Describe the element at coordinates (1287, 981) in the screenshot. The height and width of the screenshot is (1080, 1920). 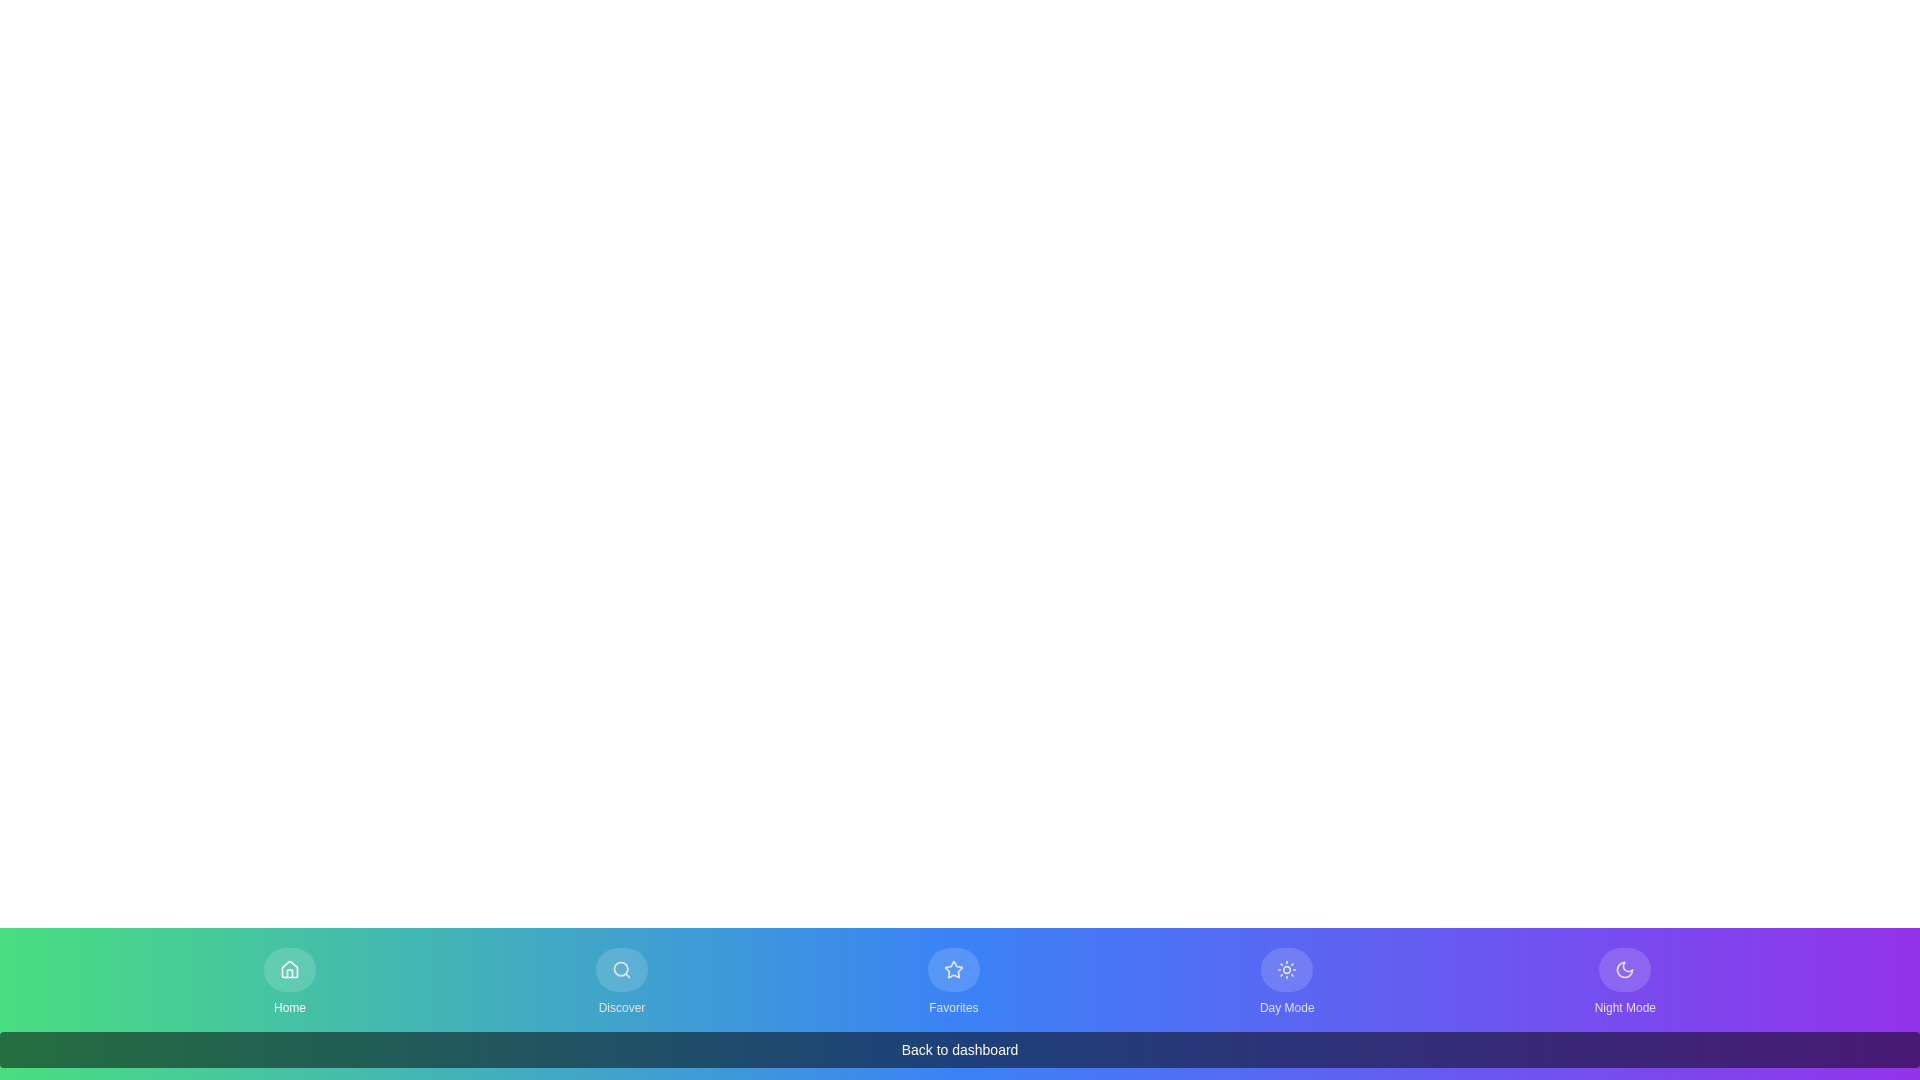
I see `the Day Mode tab by clicking the corresponding button` at that location.